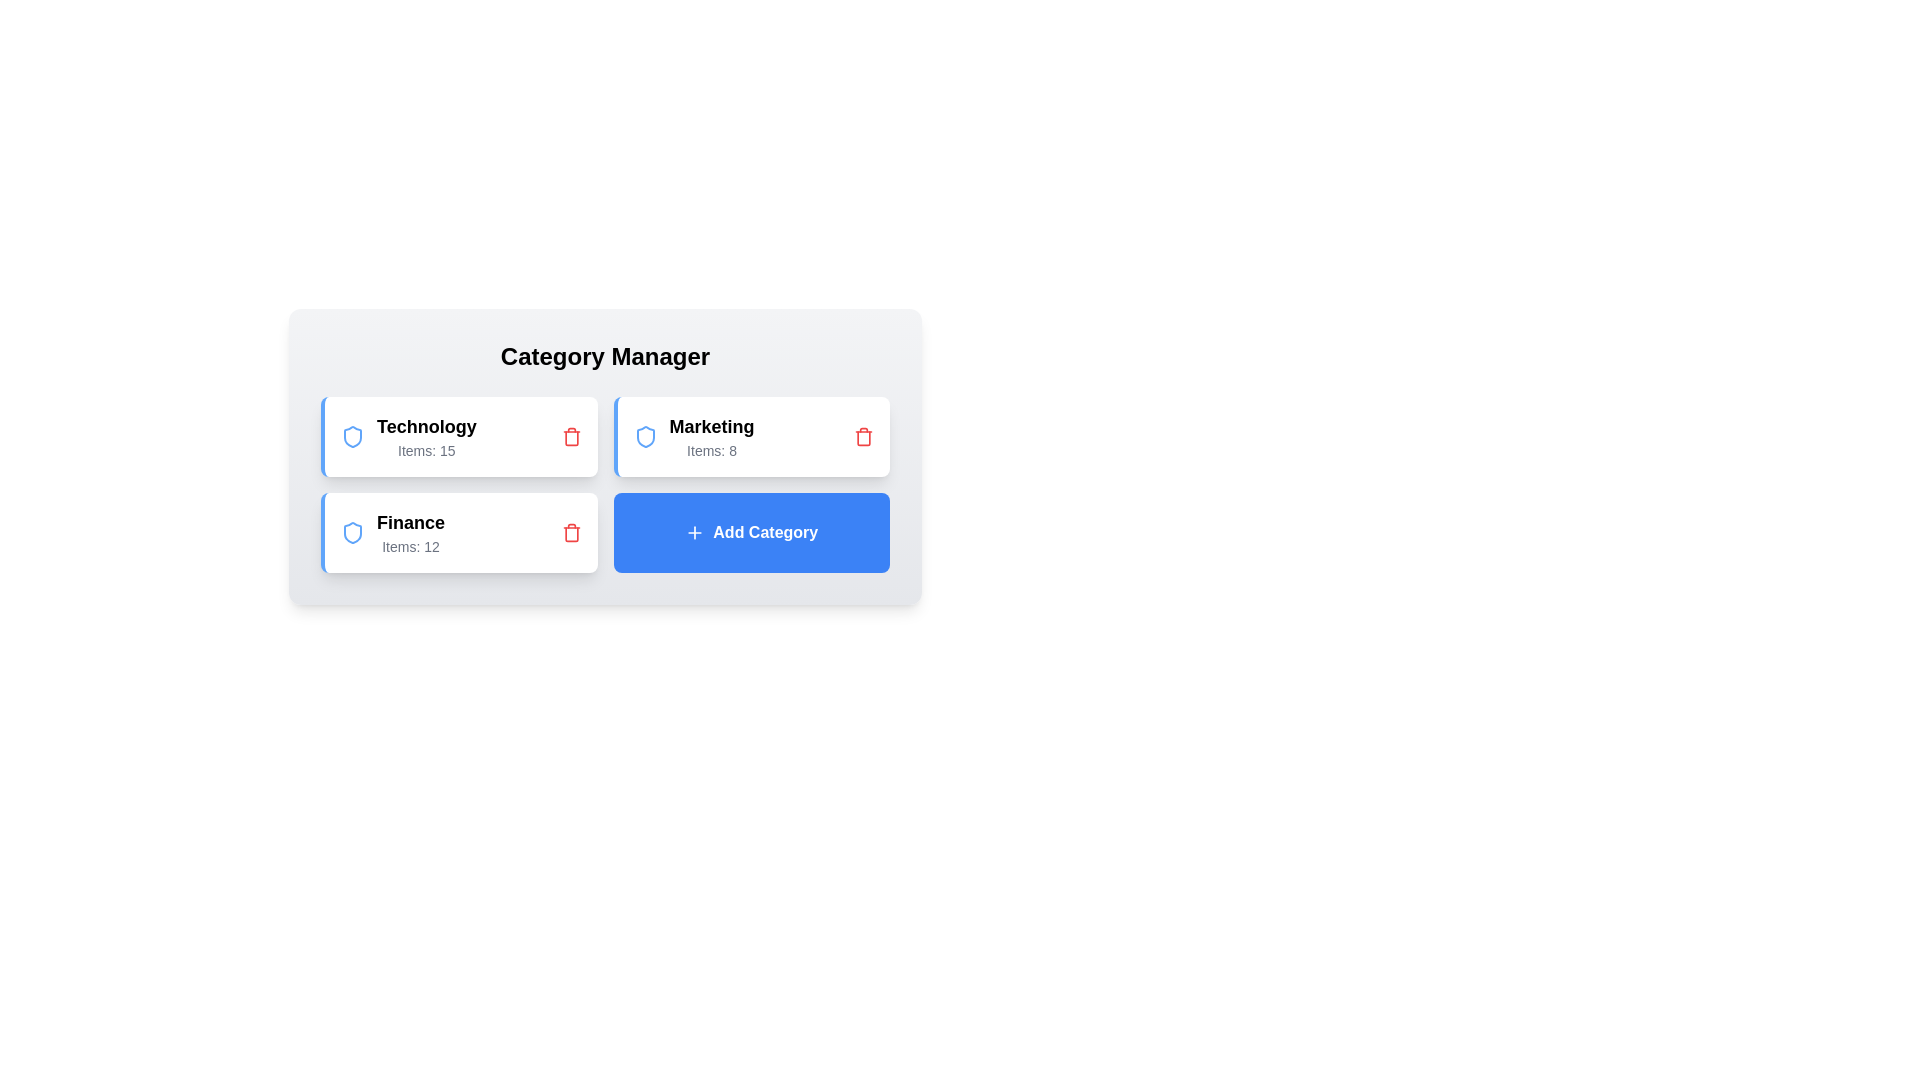 This screenshot has width=1920, height=1080. I want to click on the category name Marketing to select it, so click(711, 426).